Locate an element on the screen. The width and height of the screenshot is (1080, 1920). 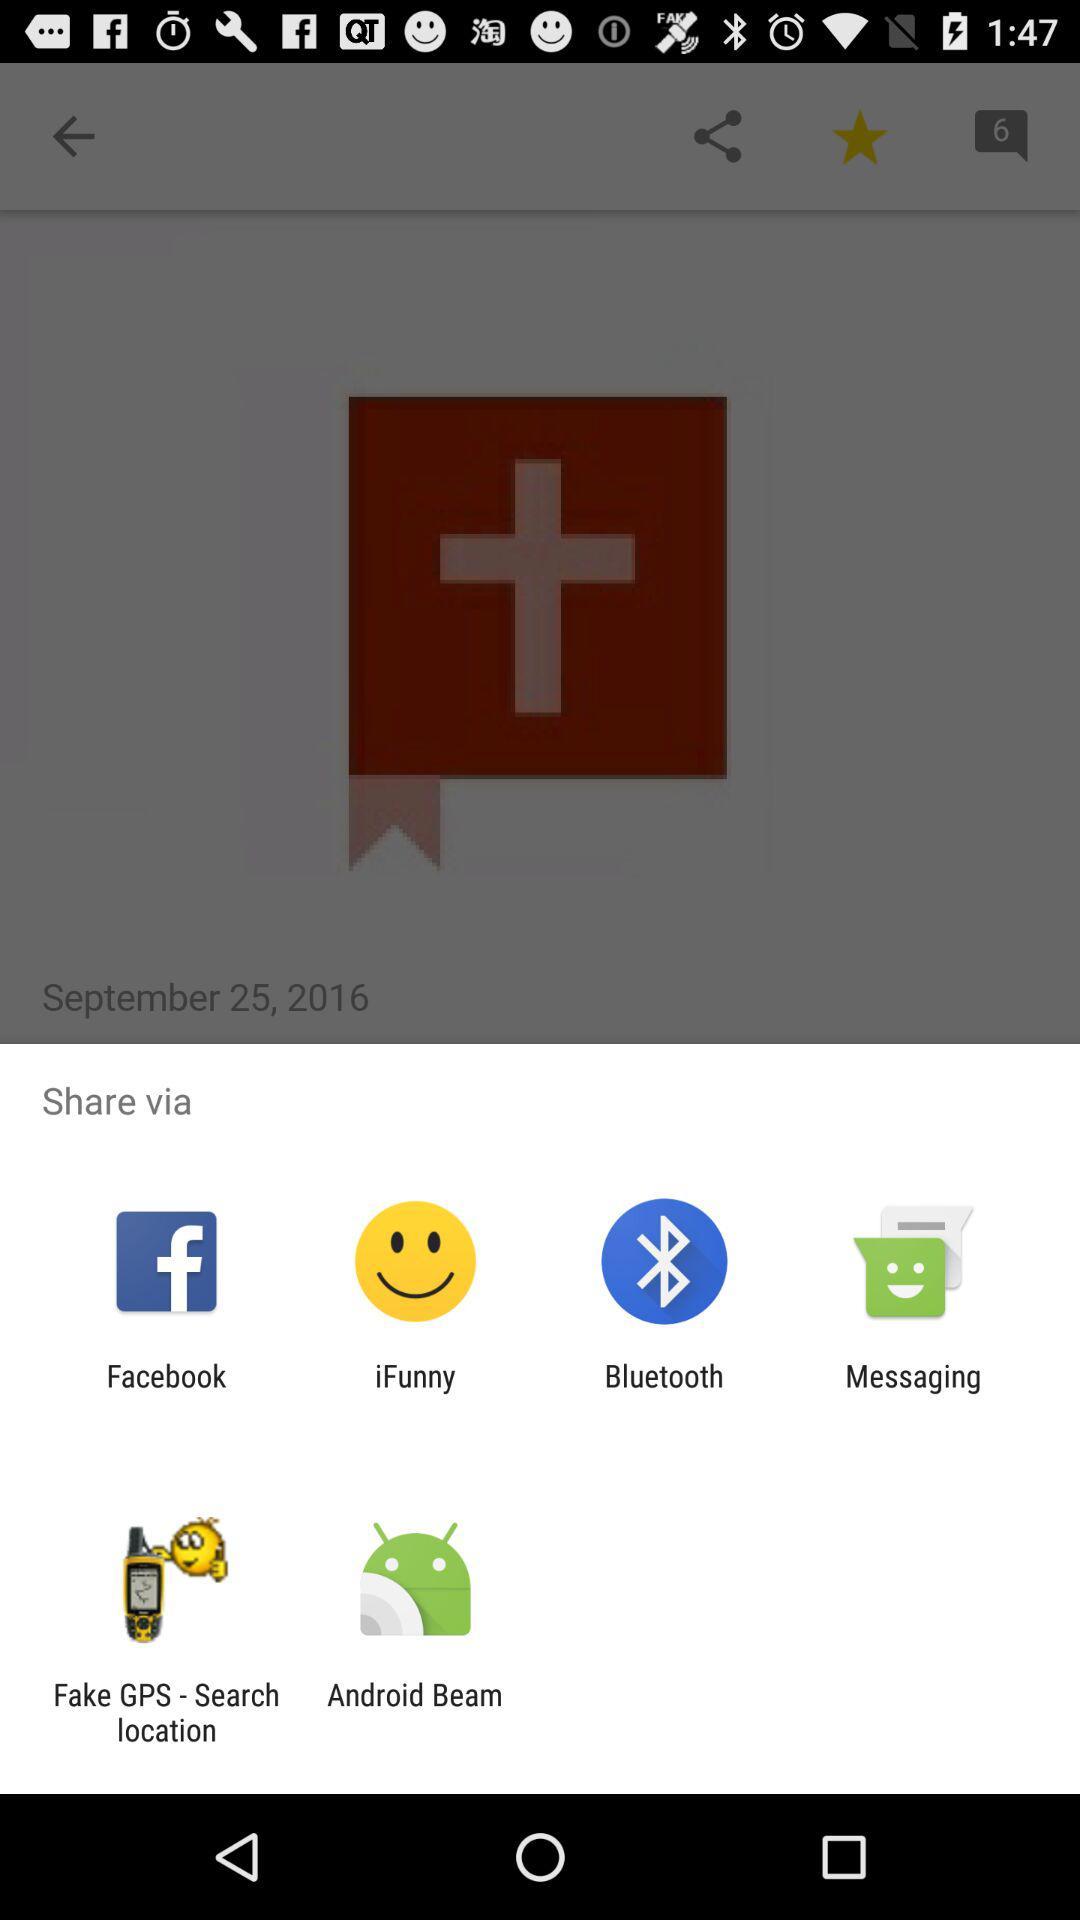
the ifunny app is located at coordinates (414, 1392).